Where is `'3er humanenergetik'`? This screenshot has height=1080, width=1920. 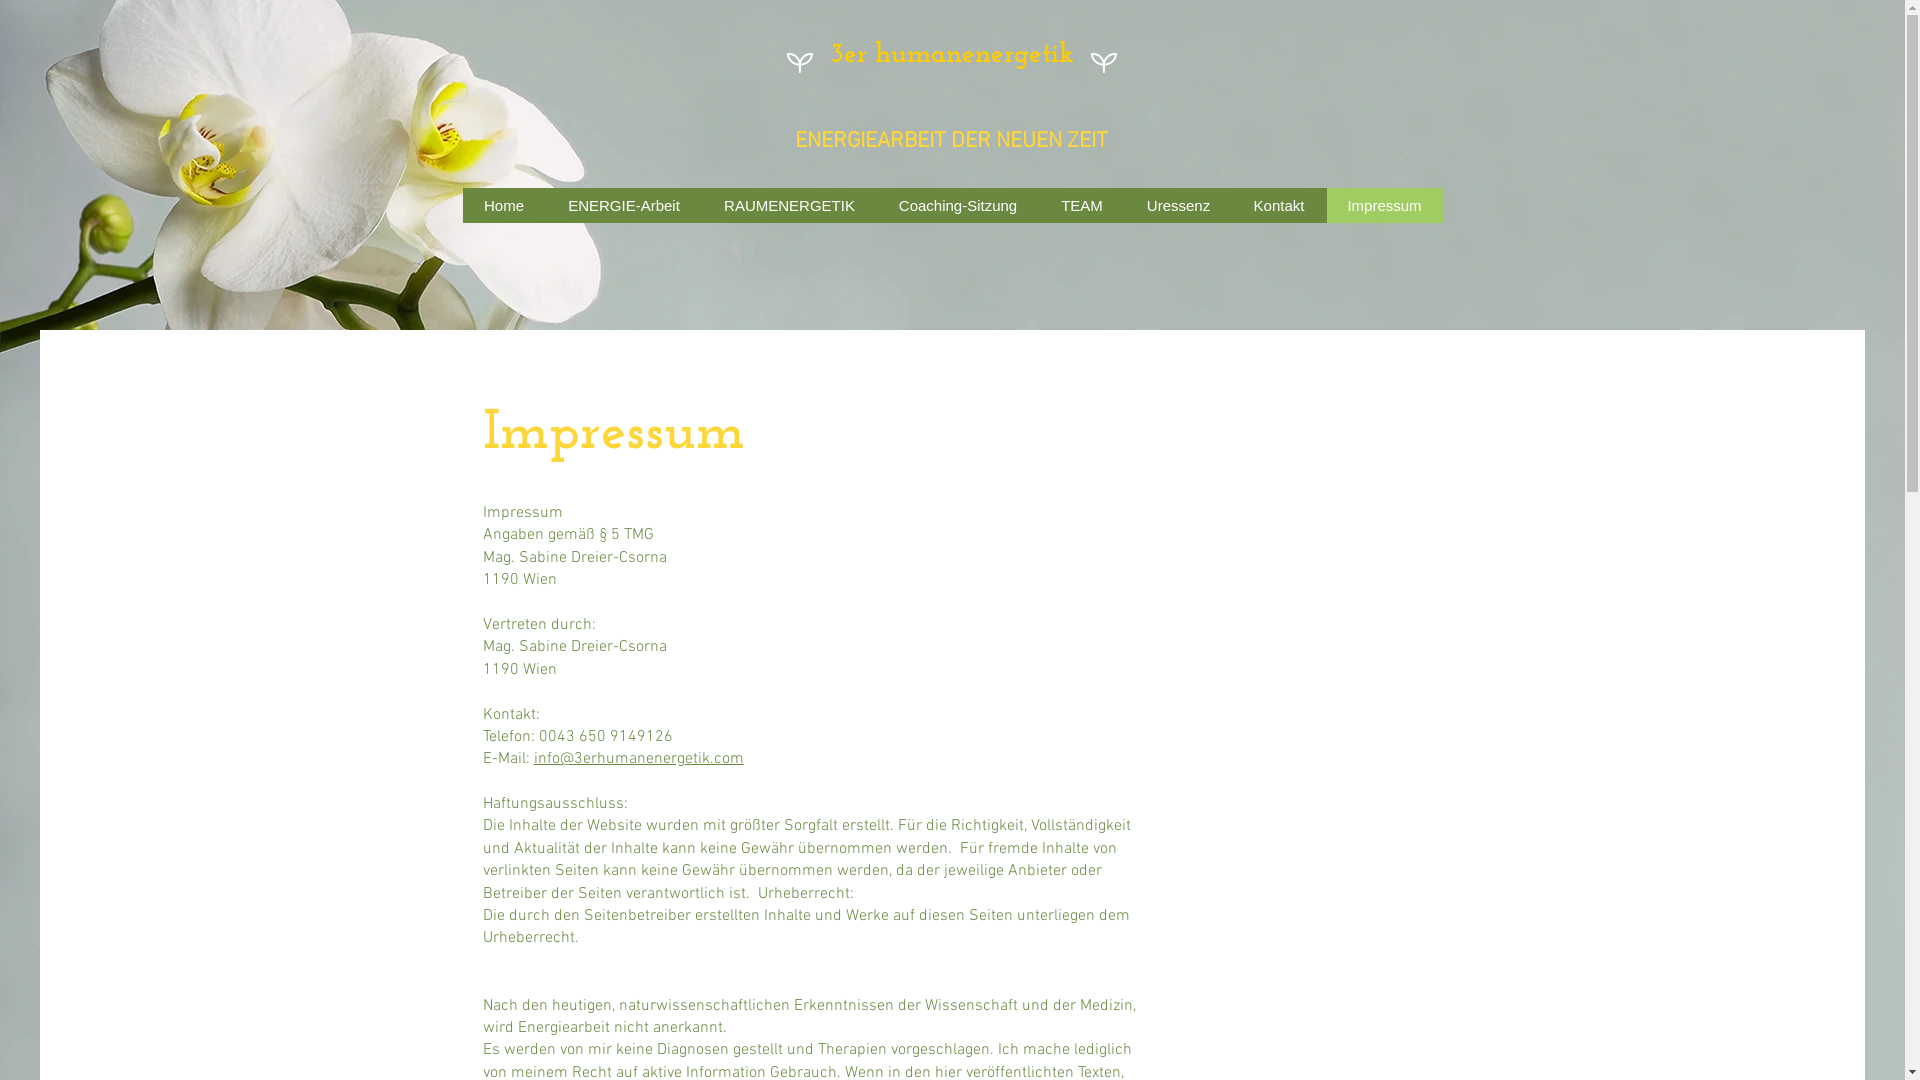
'3er humanenergetik' is located at coordinates (950, 53).